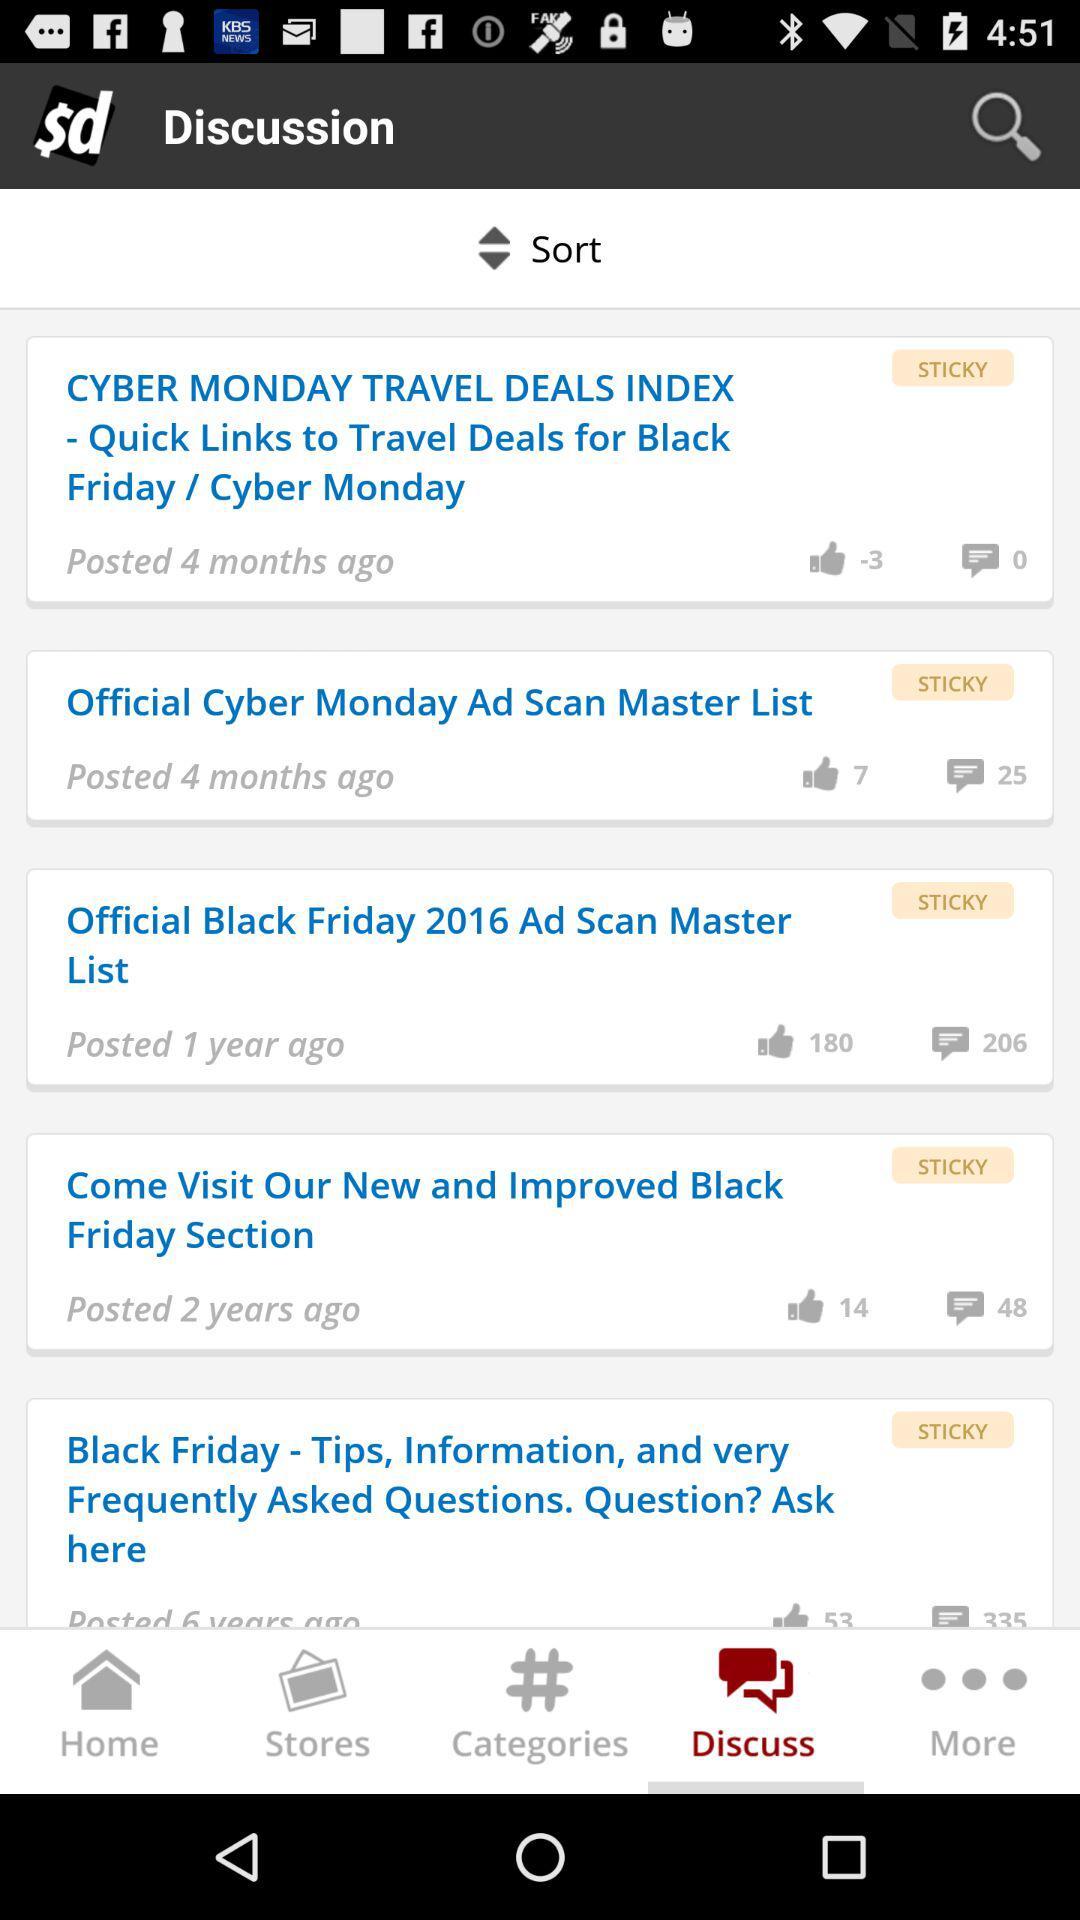 The height and width of the screenshot is (1920, 1080). Describe the element at coordinates (830, 1042) in the screenshot. I see `the 180` at that location.